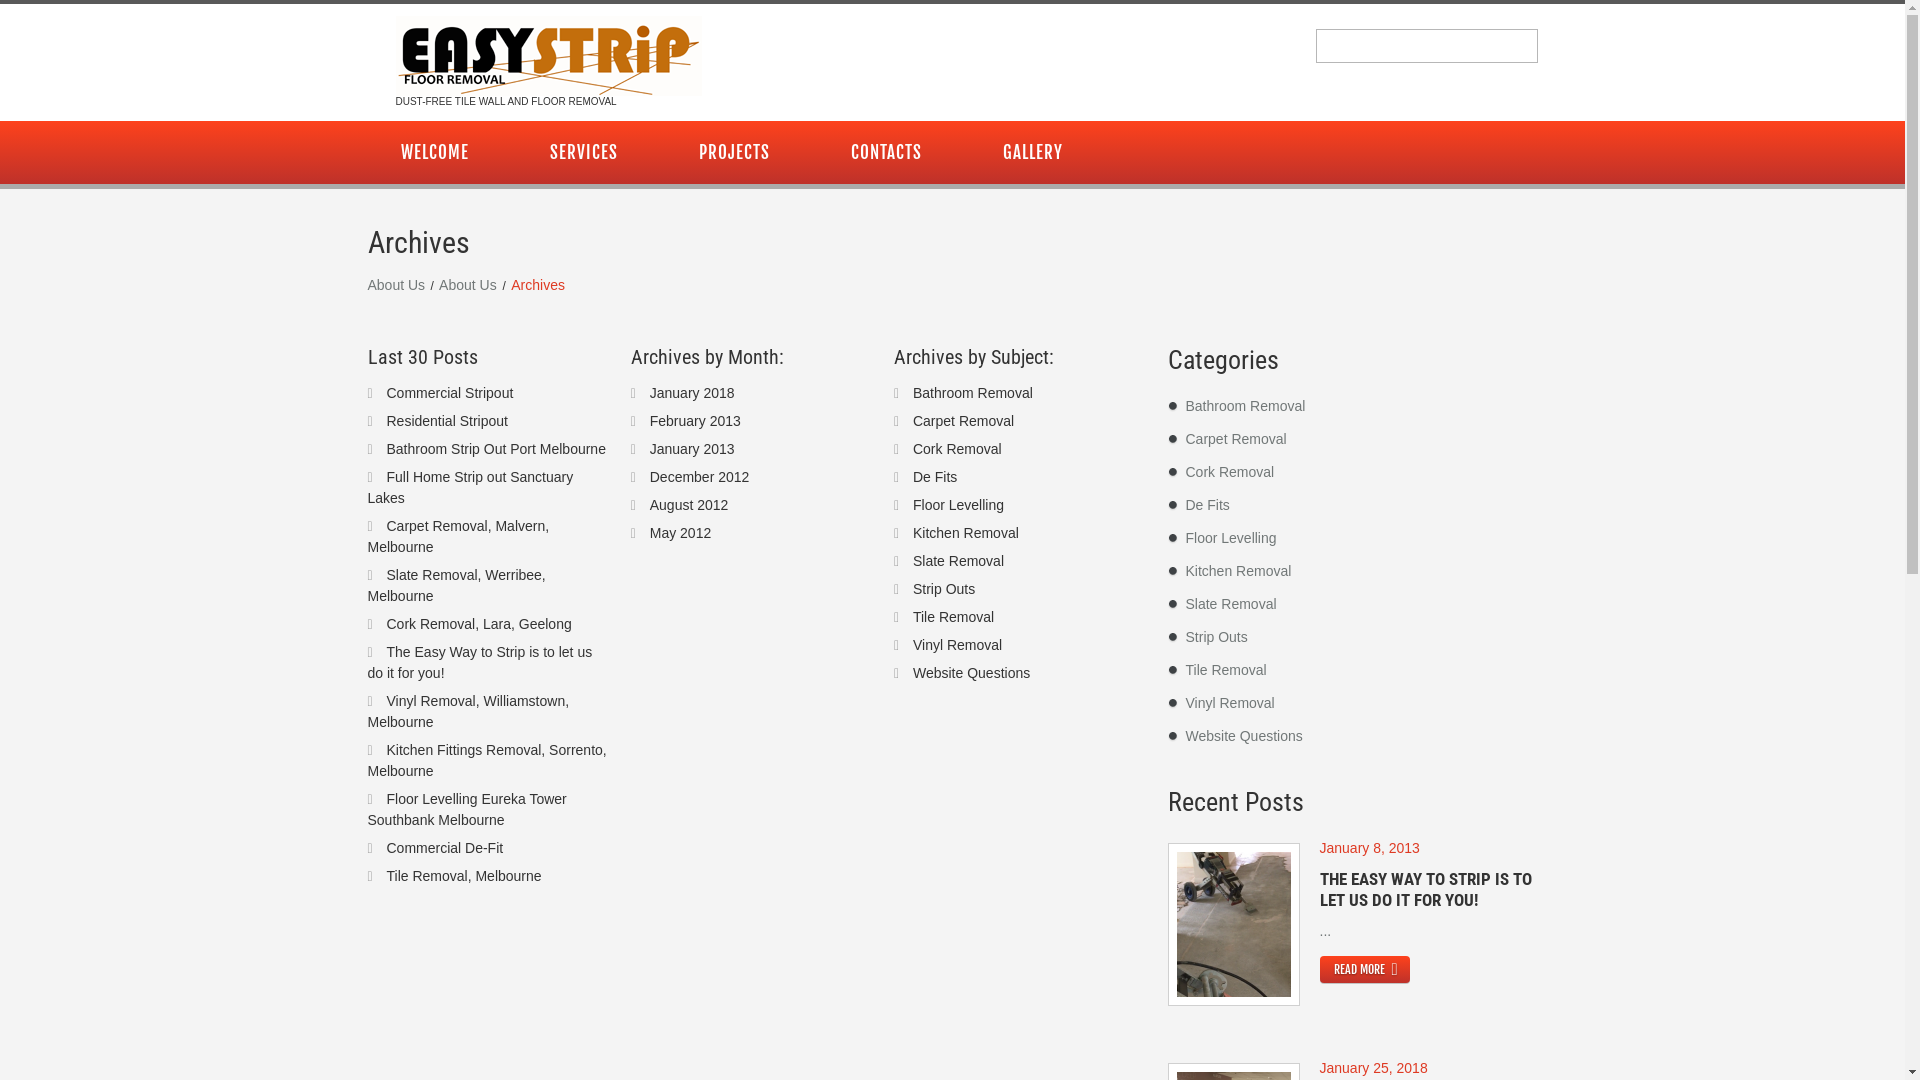 Image resolution: width=1920 pixels, height=1080 pixels. What do you see at coordinates (443, 848) in the screenshot?
I see `'Commercial De-Fit'` at bounding box center [443, 848].